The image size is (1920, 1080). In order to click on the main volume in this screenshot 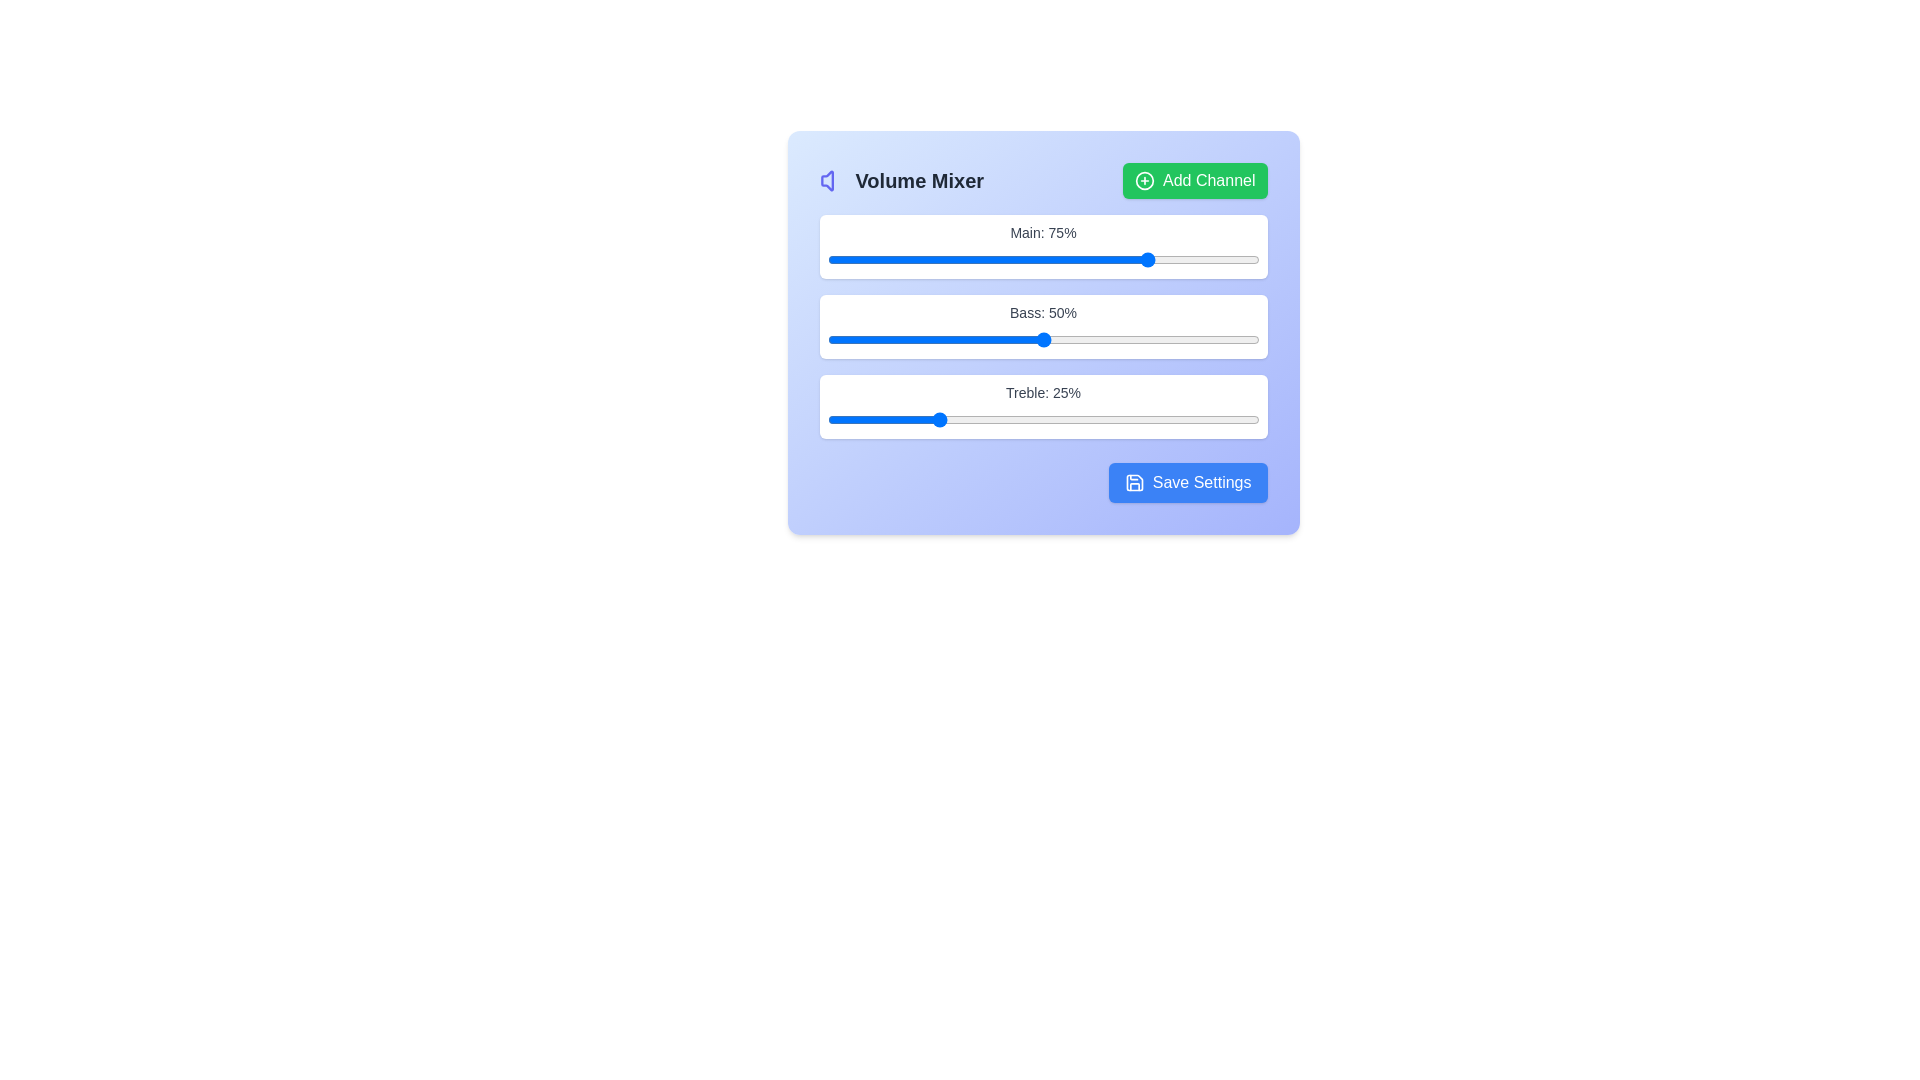, I will do `click(1089, 258)`.